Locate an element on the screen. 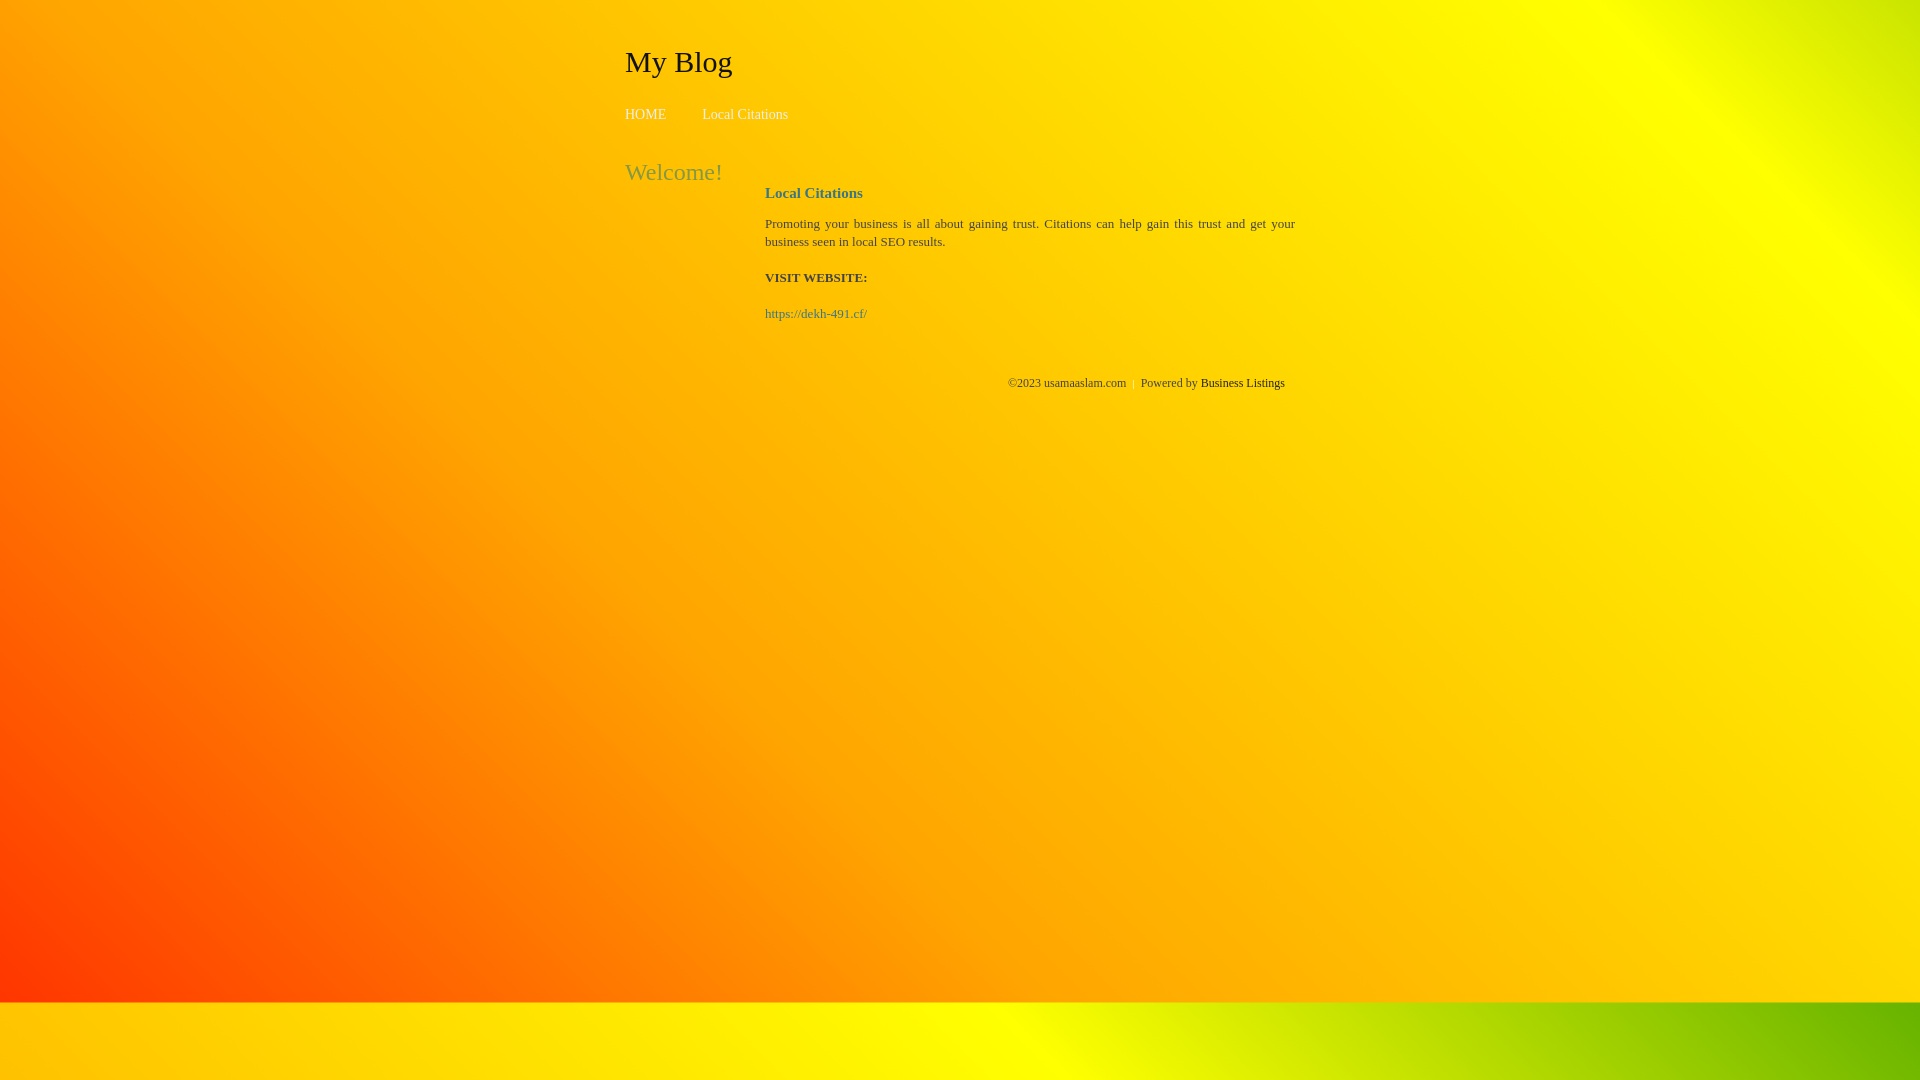 The image size is (1920, 1080). 'Business Listings' is located at coordinates (1242, 382).